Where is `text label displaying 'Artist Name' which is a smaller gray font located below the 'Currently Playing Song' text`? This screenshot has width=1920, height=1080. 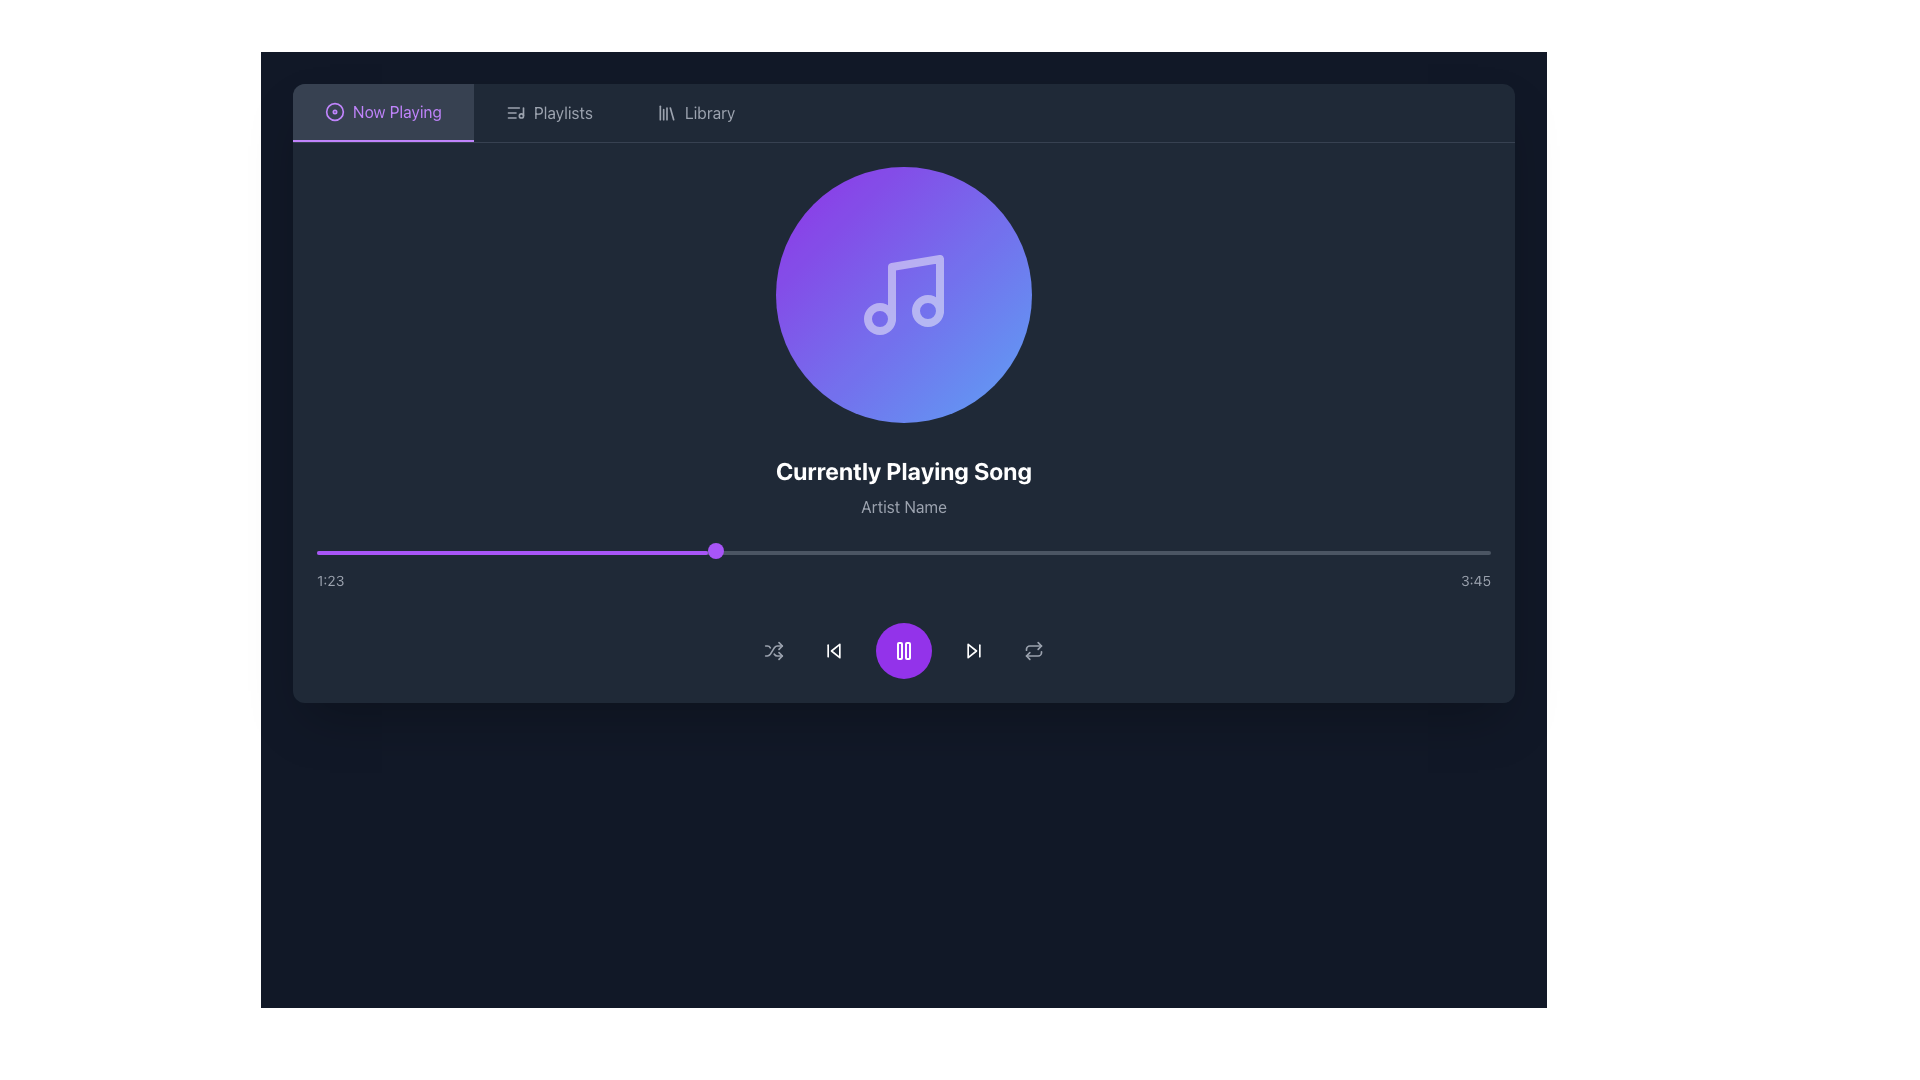 text label displaying 'Artist Name' which is a smaller gray font located below the 'Currently Playing Song' text is located at coordinates (902, 505).